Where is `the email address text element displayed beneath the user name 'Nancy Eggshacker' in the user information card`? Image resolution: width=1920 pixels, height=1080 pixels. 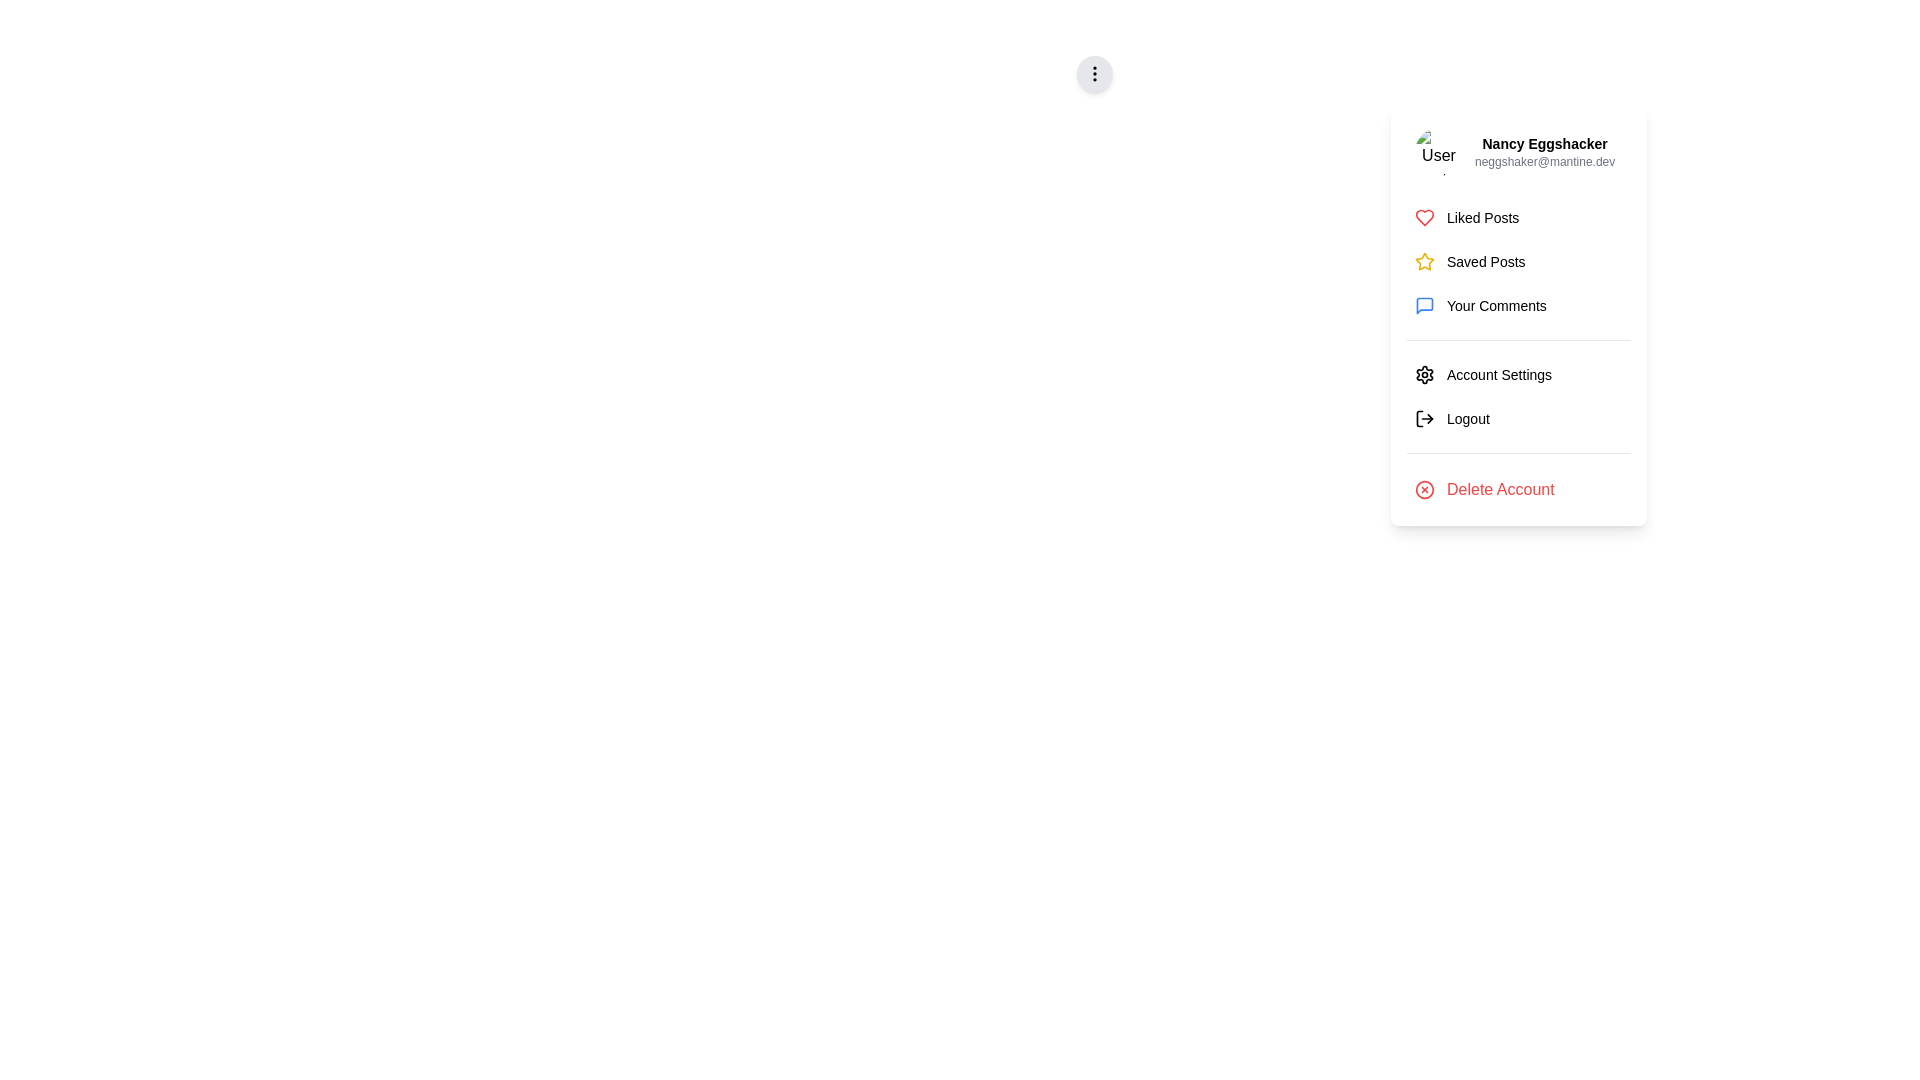 the email address text element displayed beneath the user name 'Nancy Eggshacker' in the user information card is located at coordinates (1544, 161).